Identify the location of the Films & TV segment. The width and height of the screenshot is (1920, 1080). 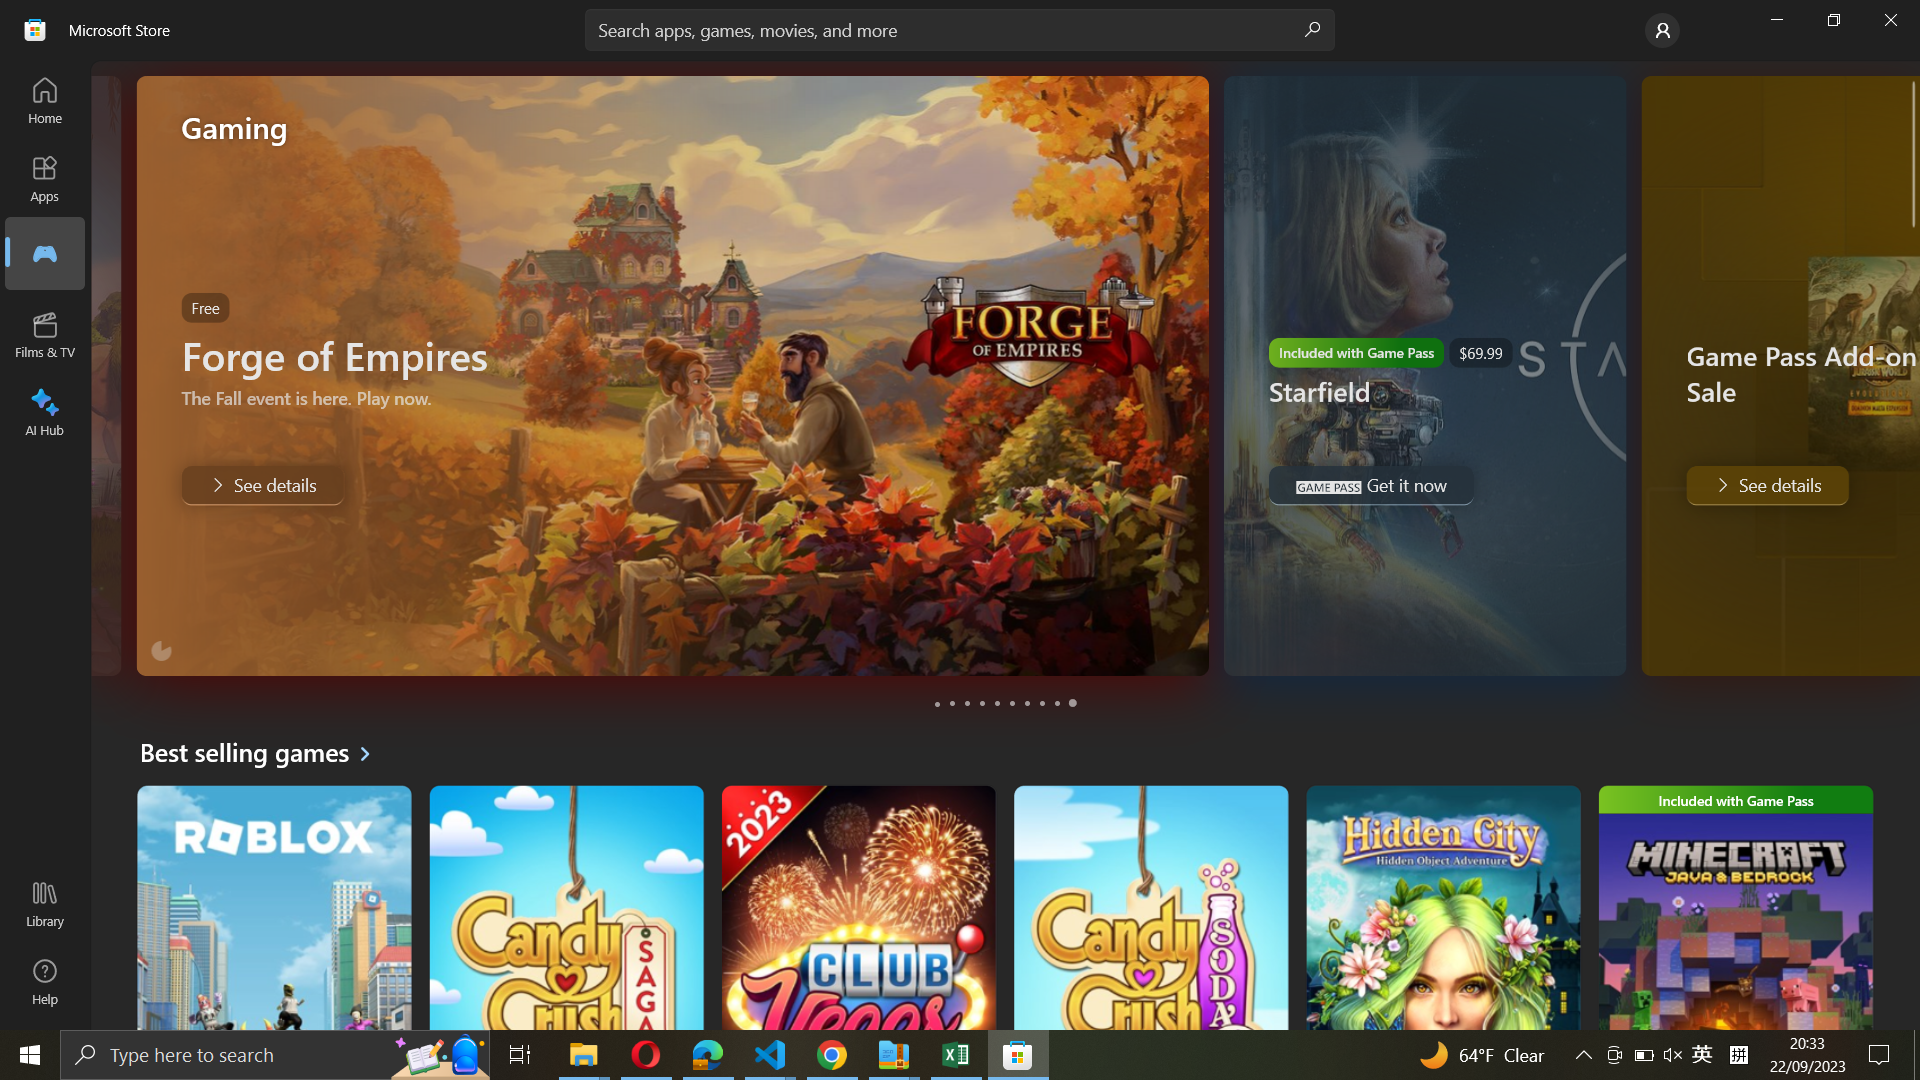
(46, 334).